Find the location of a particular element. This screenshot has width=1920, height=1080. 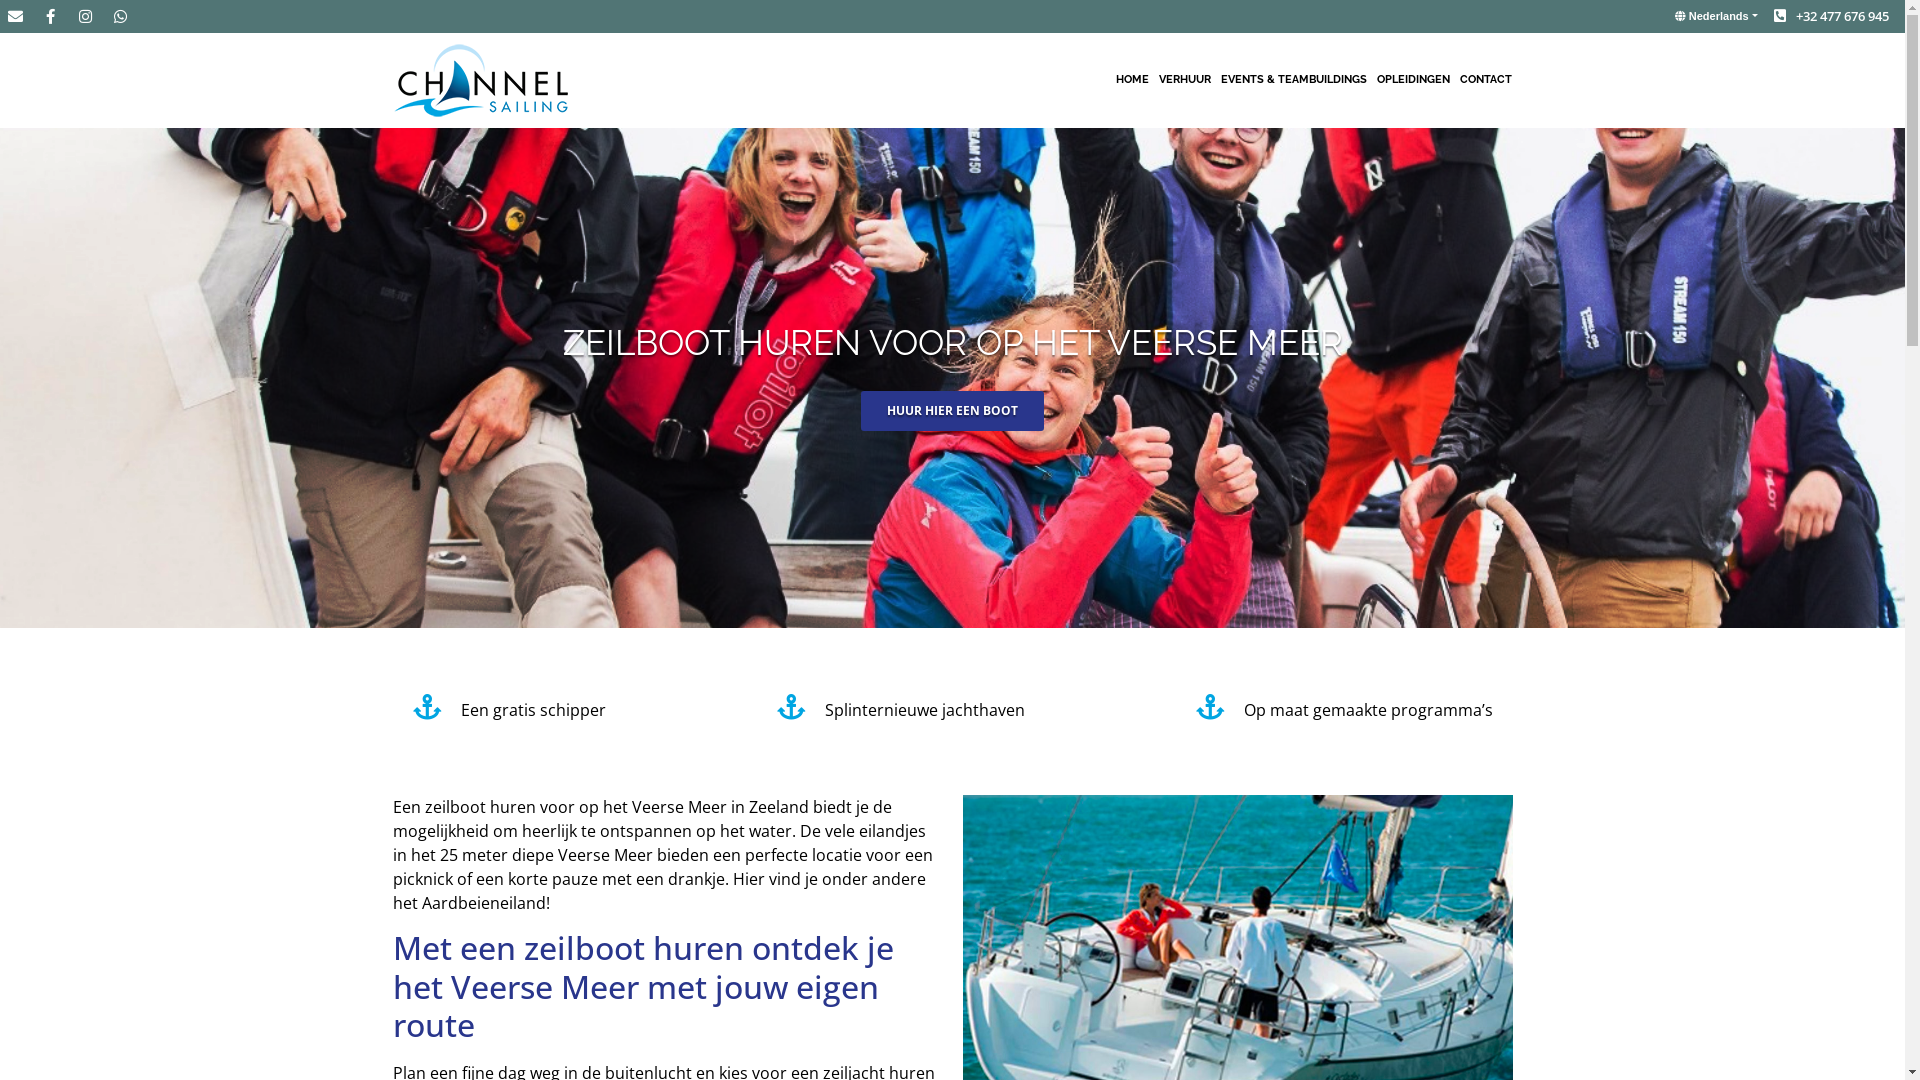

'+32 477 676 945' is located at coordinates (1774, 16).